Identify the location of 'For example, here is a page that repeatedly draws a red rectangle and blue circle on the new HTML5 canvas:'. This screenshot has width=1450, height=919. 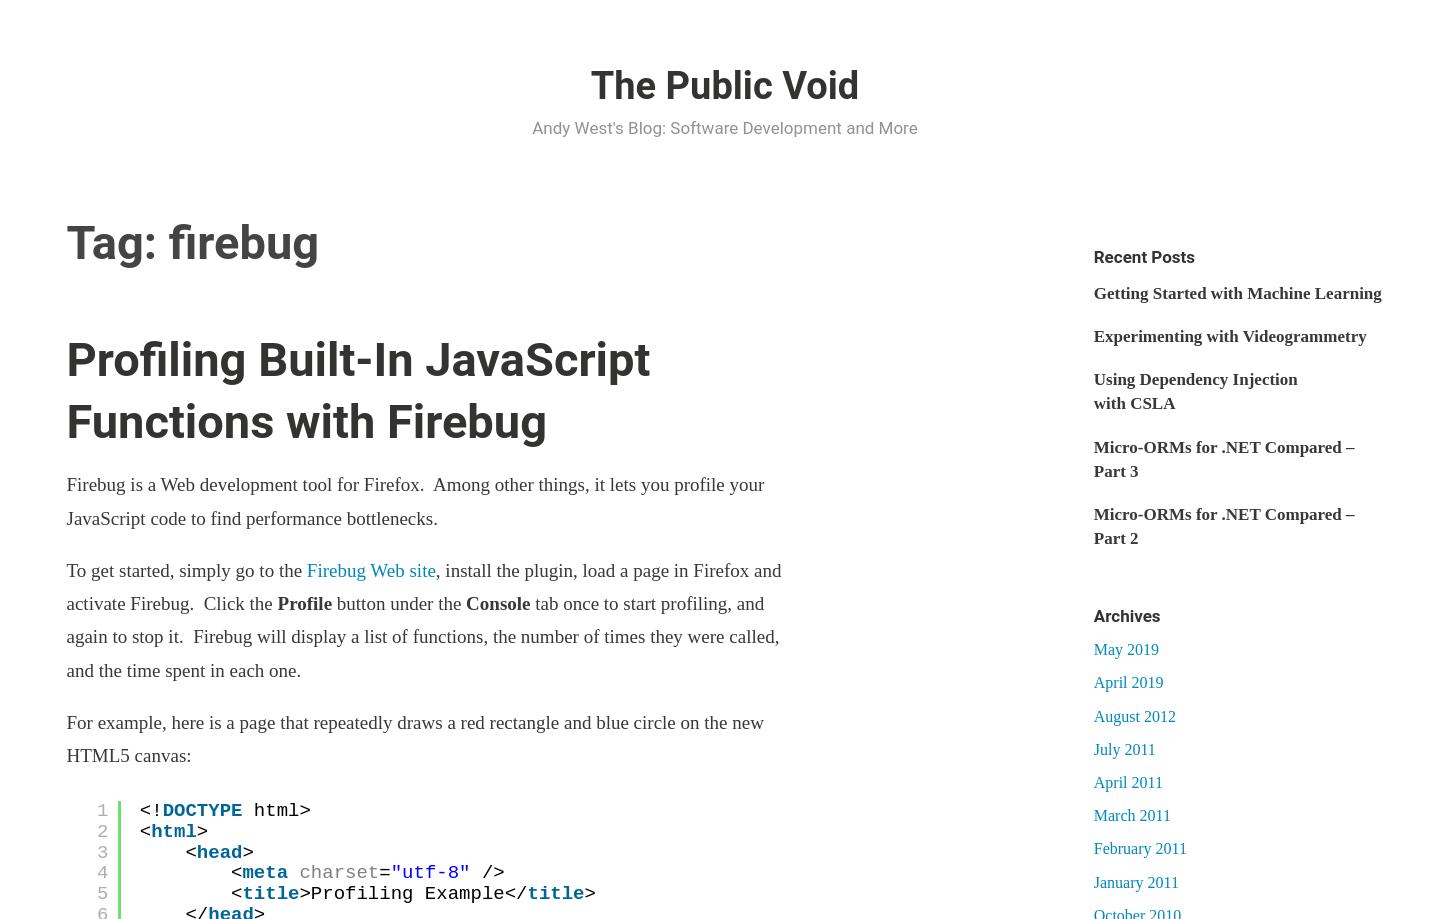
(413, 738).